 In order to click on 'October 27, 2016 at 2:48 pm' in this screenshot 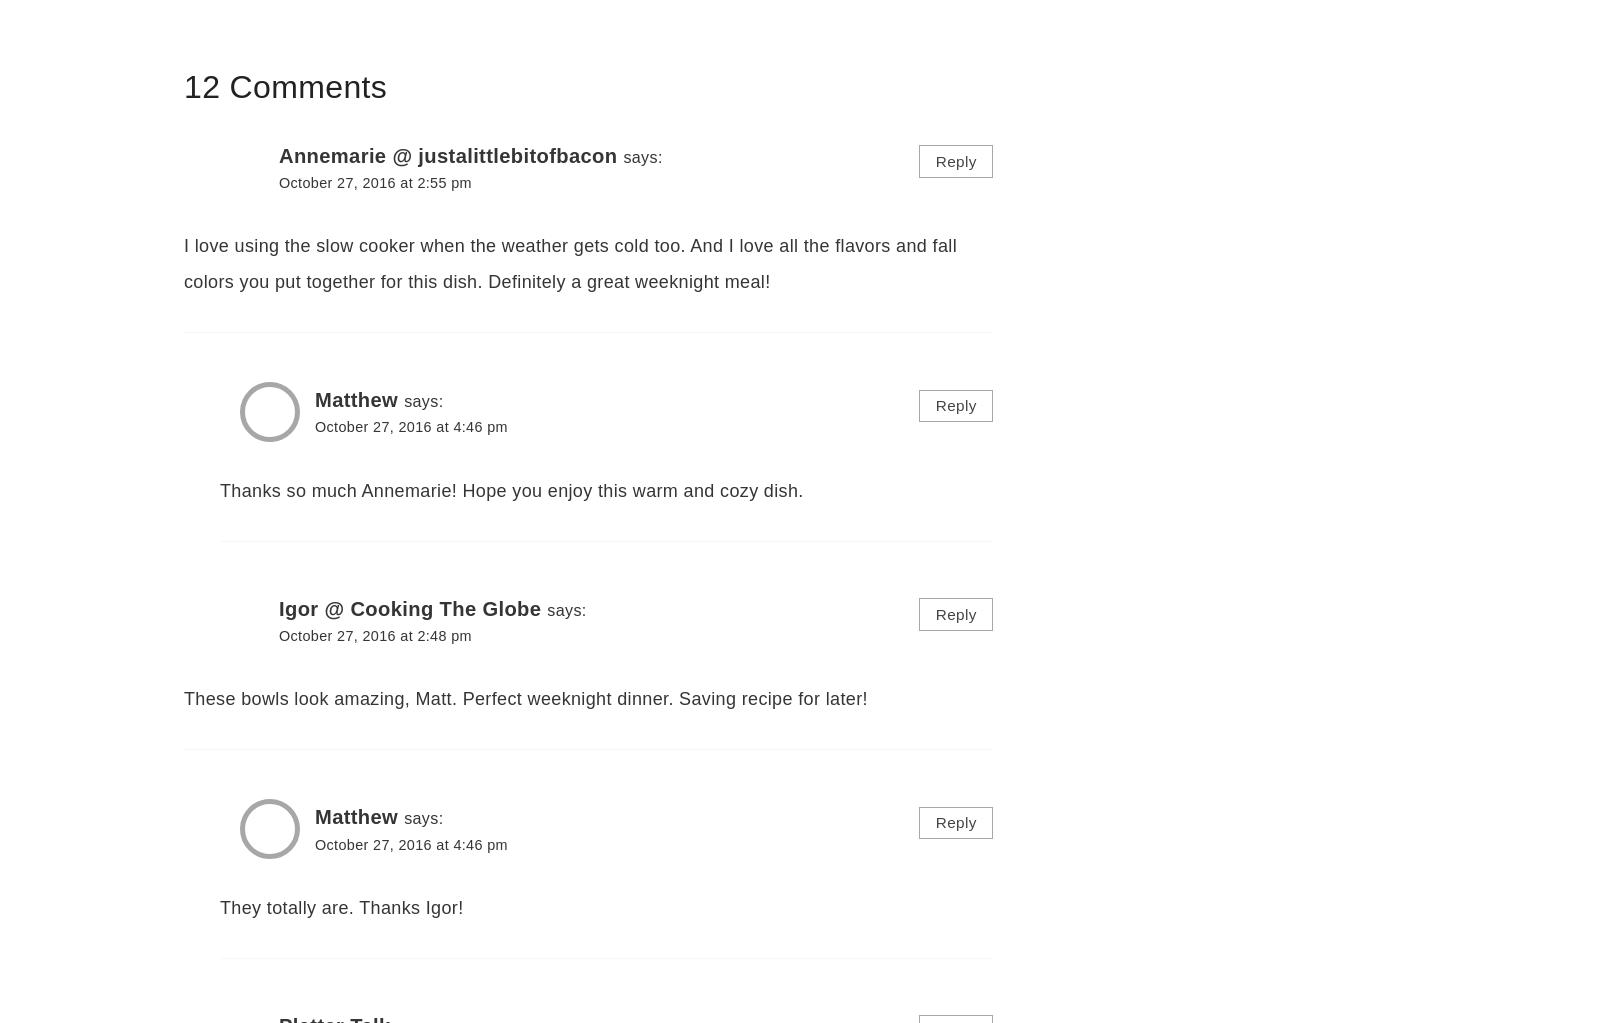, I will do `click(375, 635)`.